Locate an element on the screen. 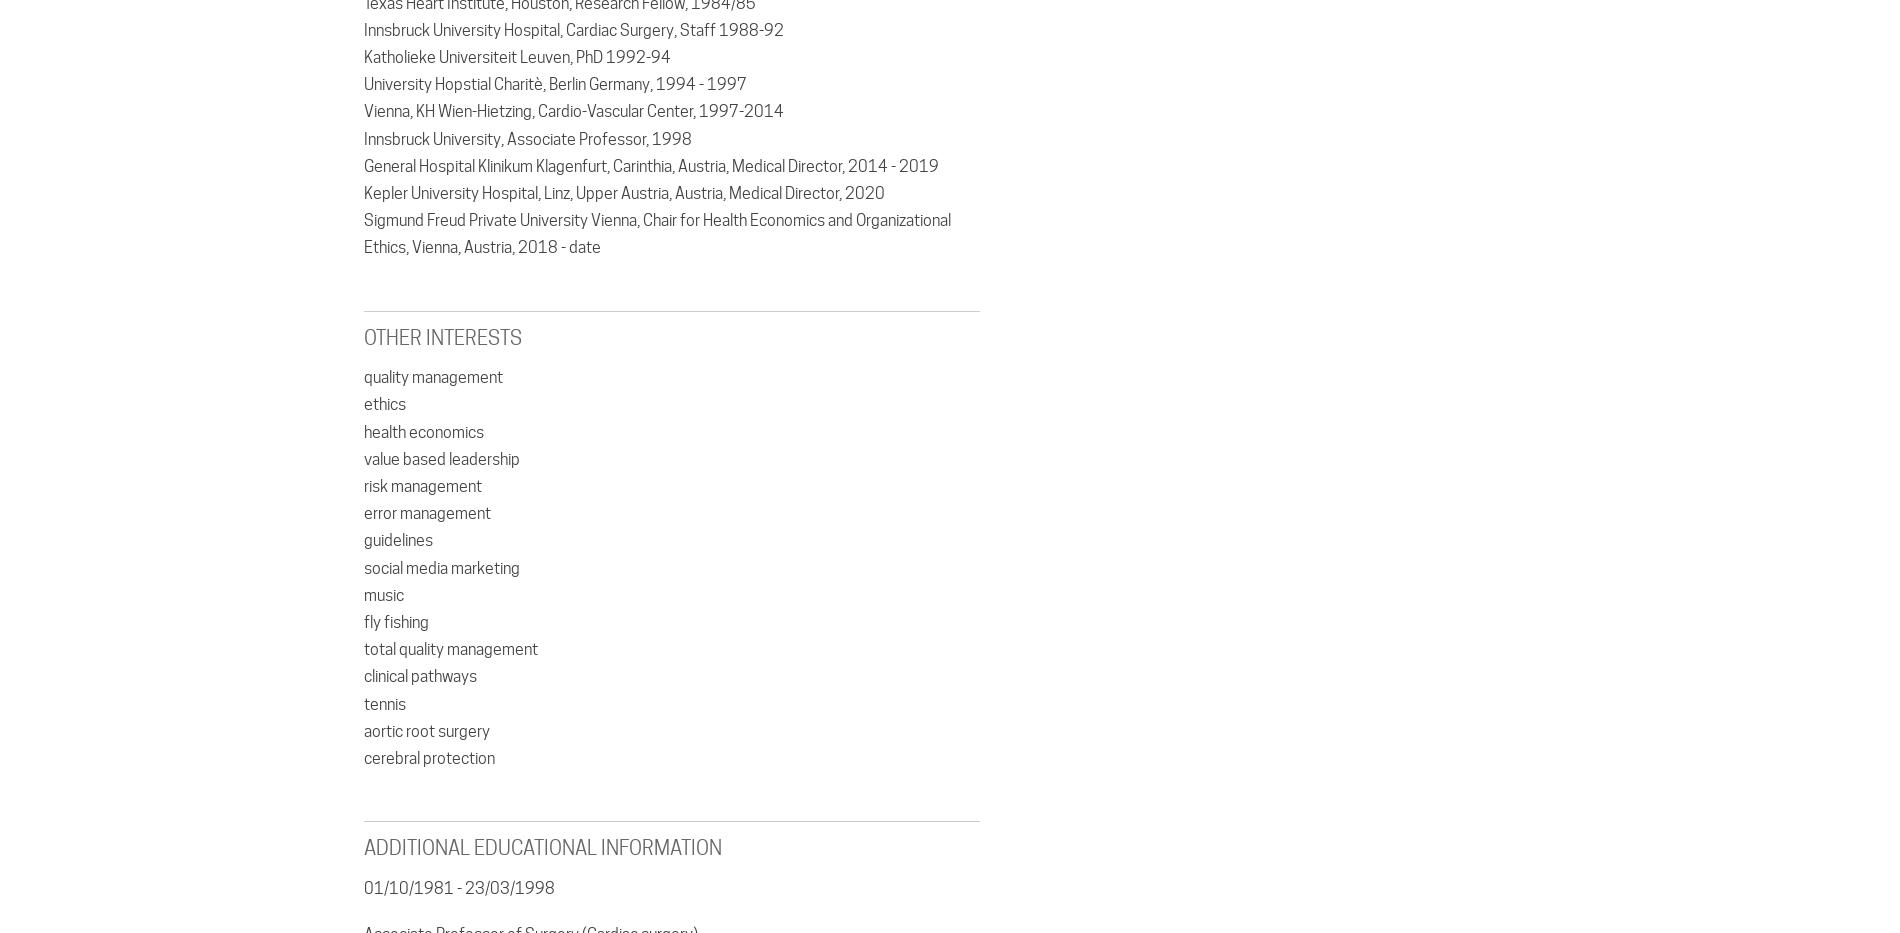  'ethics' is located at coordinates (363, 404).